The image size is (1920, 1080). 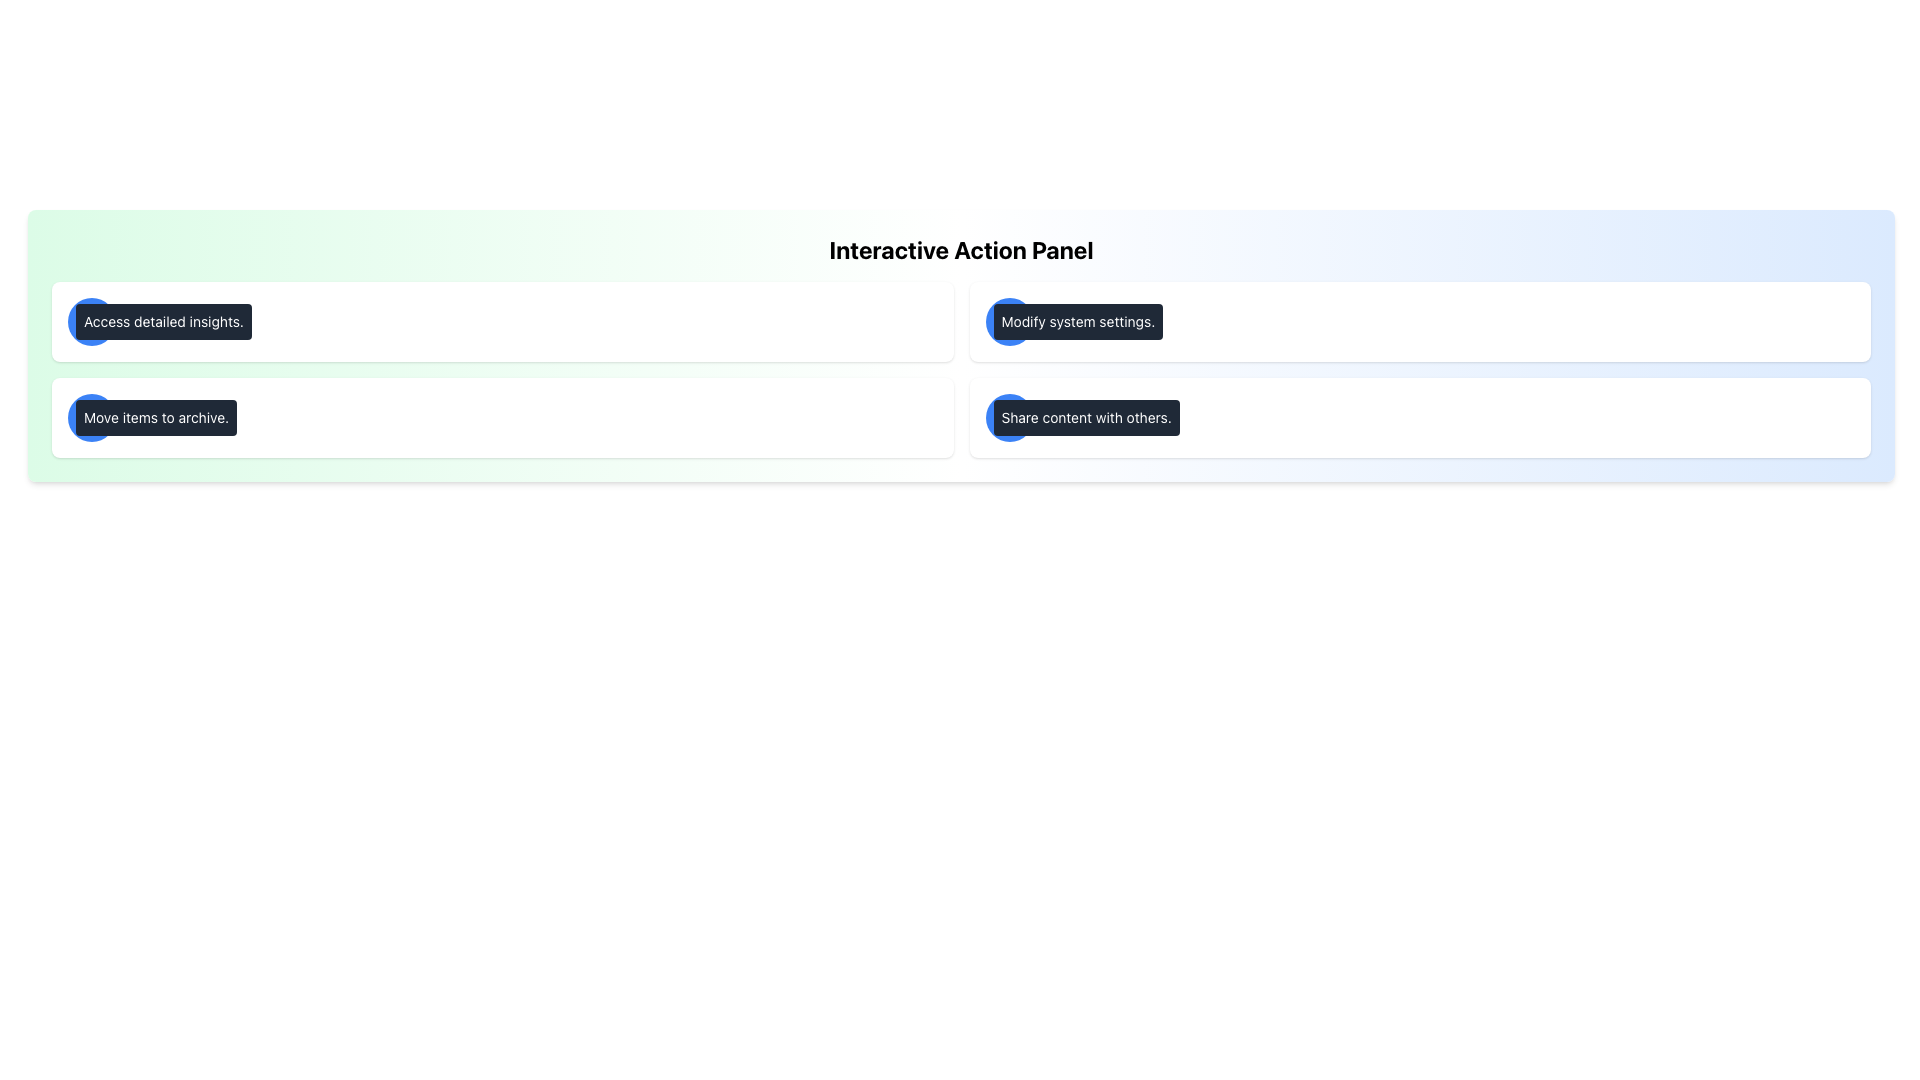 I want to click on the circular blue Icon button located in the first item of a vertically stacked list, positioned at the leftmost area, above the text label 'Move items to archive.', so click(x=90, y=416).